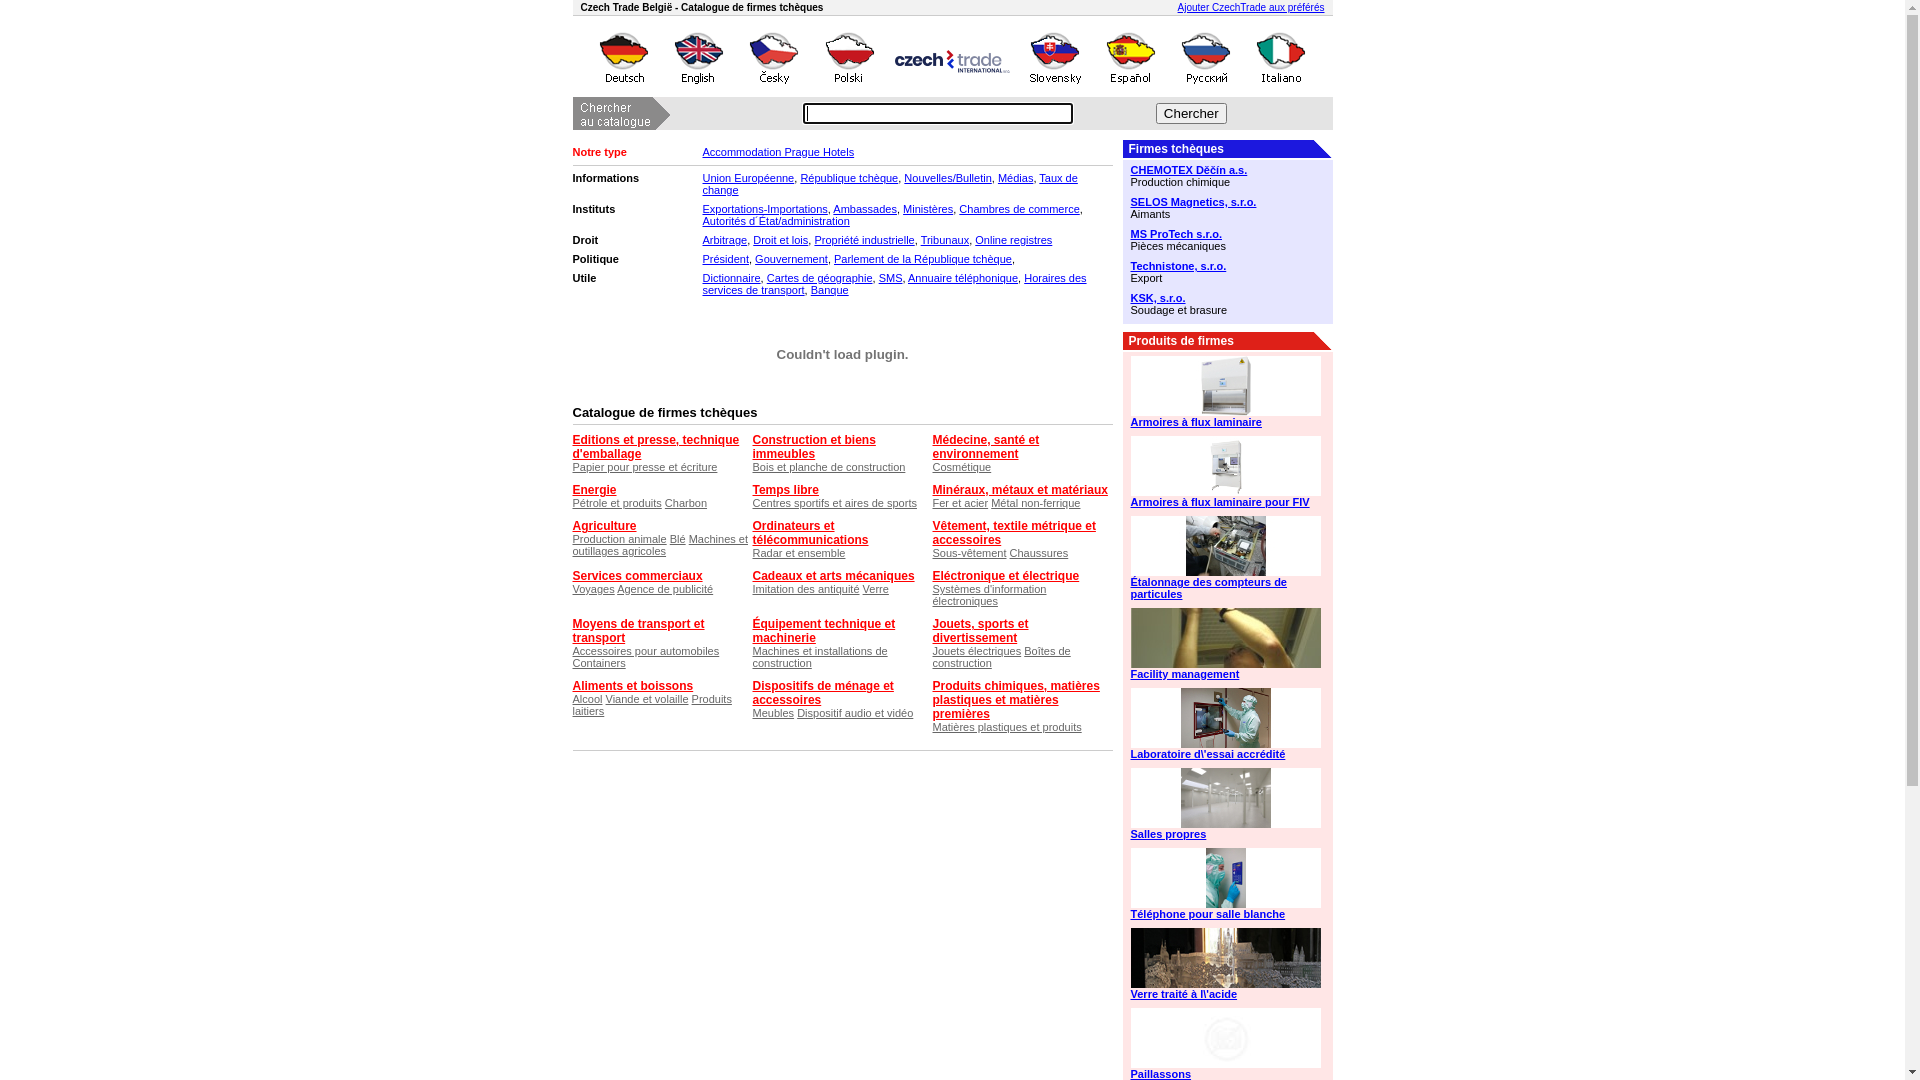 The height and width of the screenshot is (1080, 1920). What do you see at coordinates (1226, 265) in the screenshot?
I see `'Technistone, s.r.o.'` at bounding box center [1226, 265].